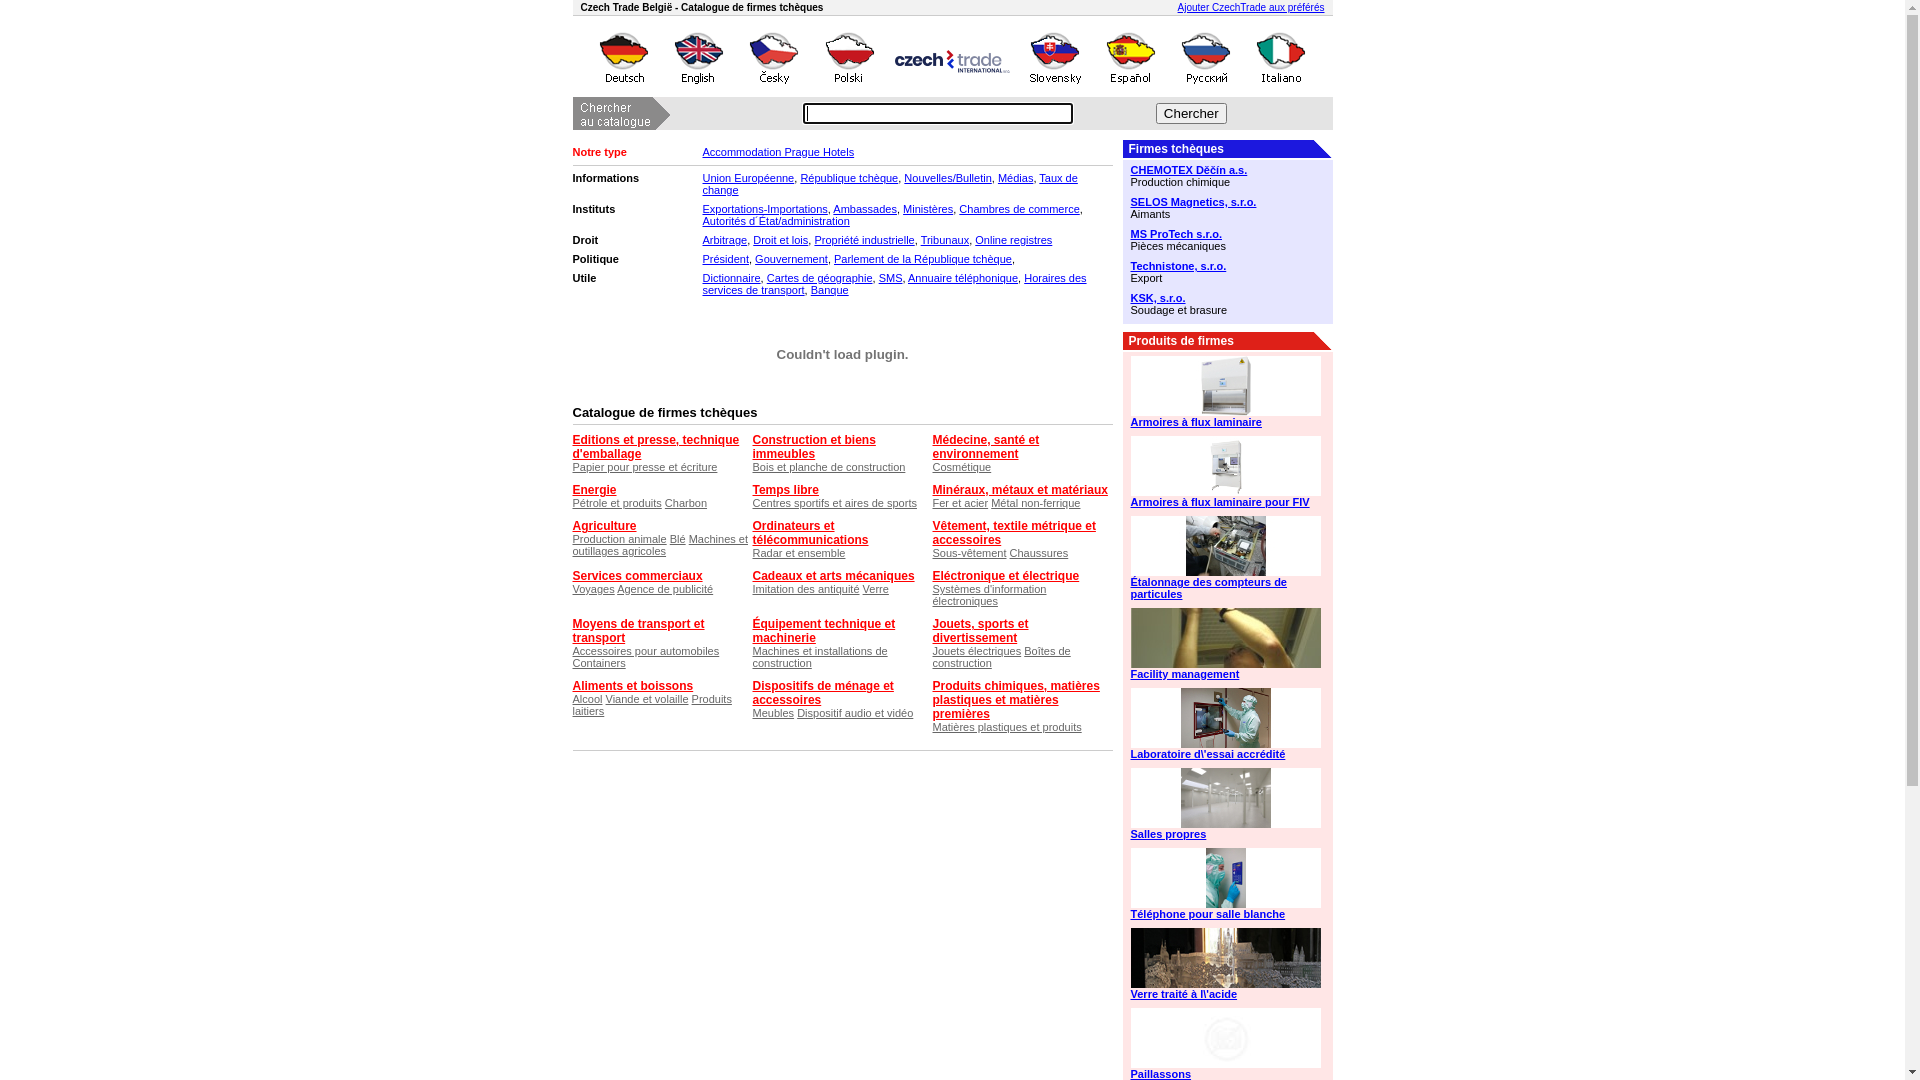 The height and width of the screenshot is (1080, 1920). What do you see at coordinates (1226, 265) in the screenshot?
I see `'Technistone, s.r.o.'` at bounding box center [1226, 265].